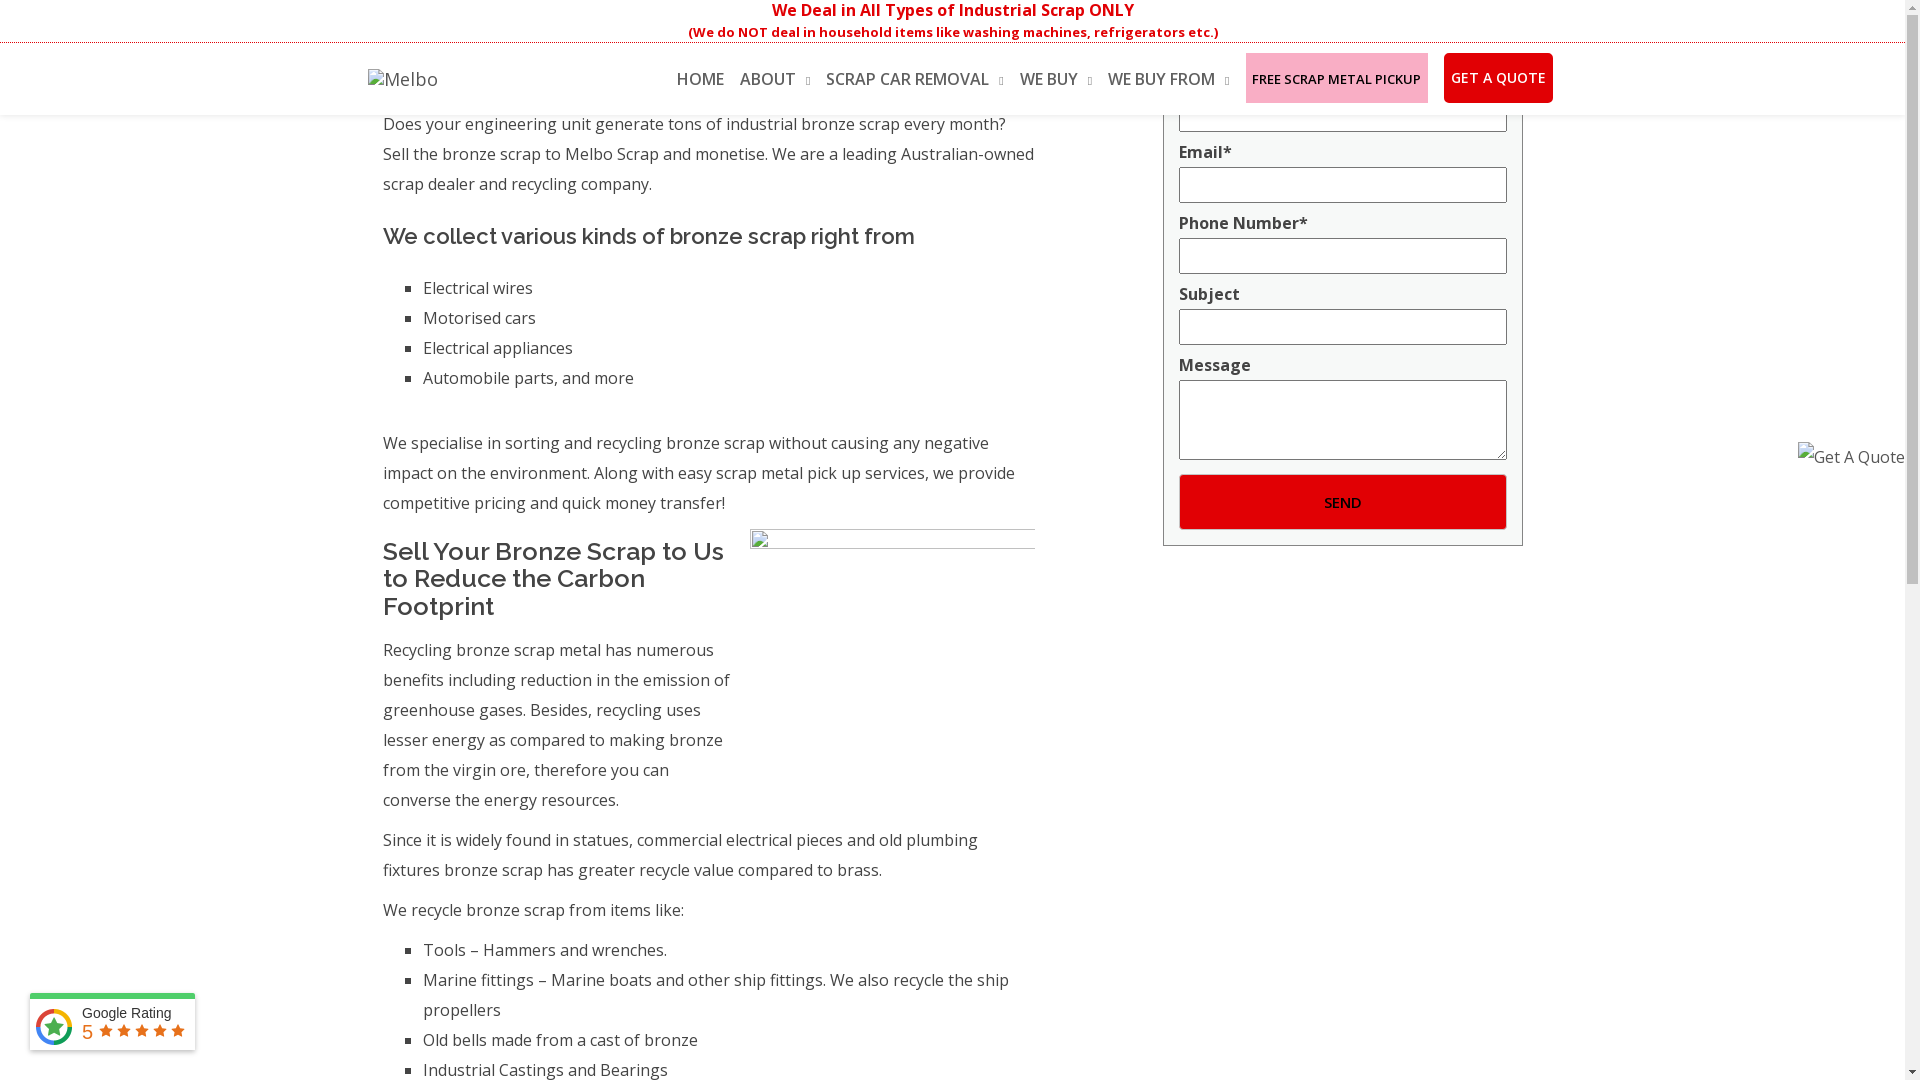  Describe the element at coordinates (1168, 76) in the screenshot. I see `'WE BUY FROM'` at that location.